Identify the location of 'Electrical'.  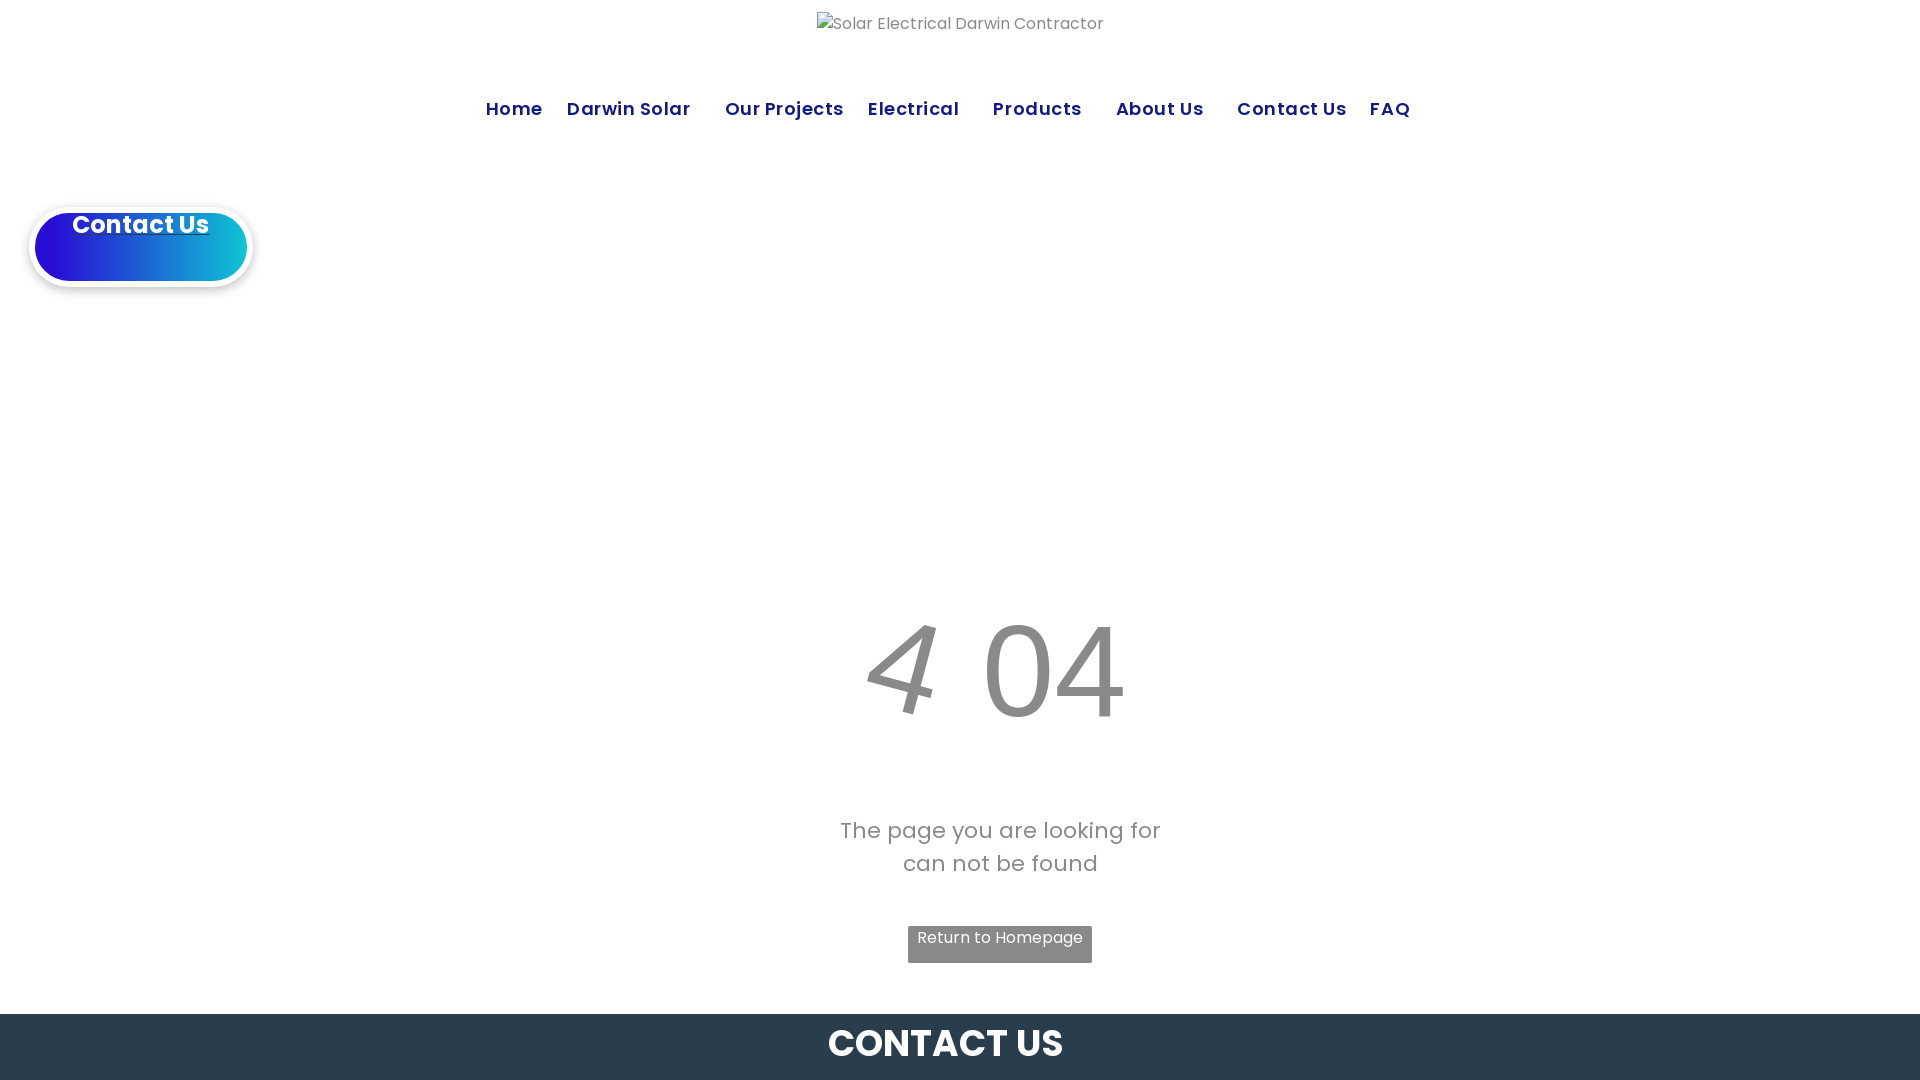
(929, 108).